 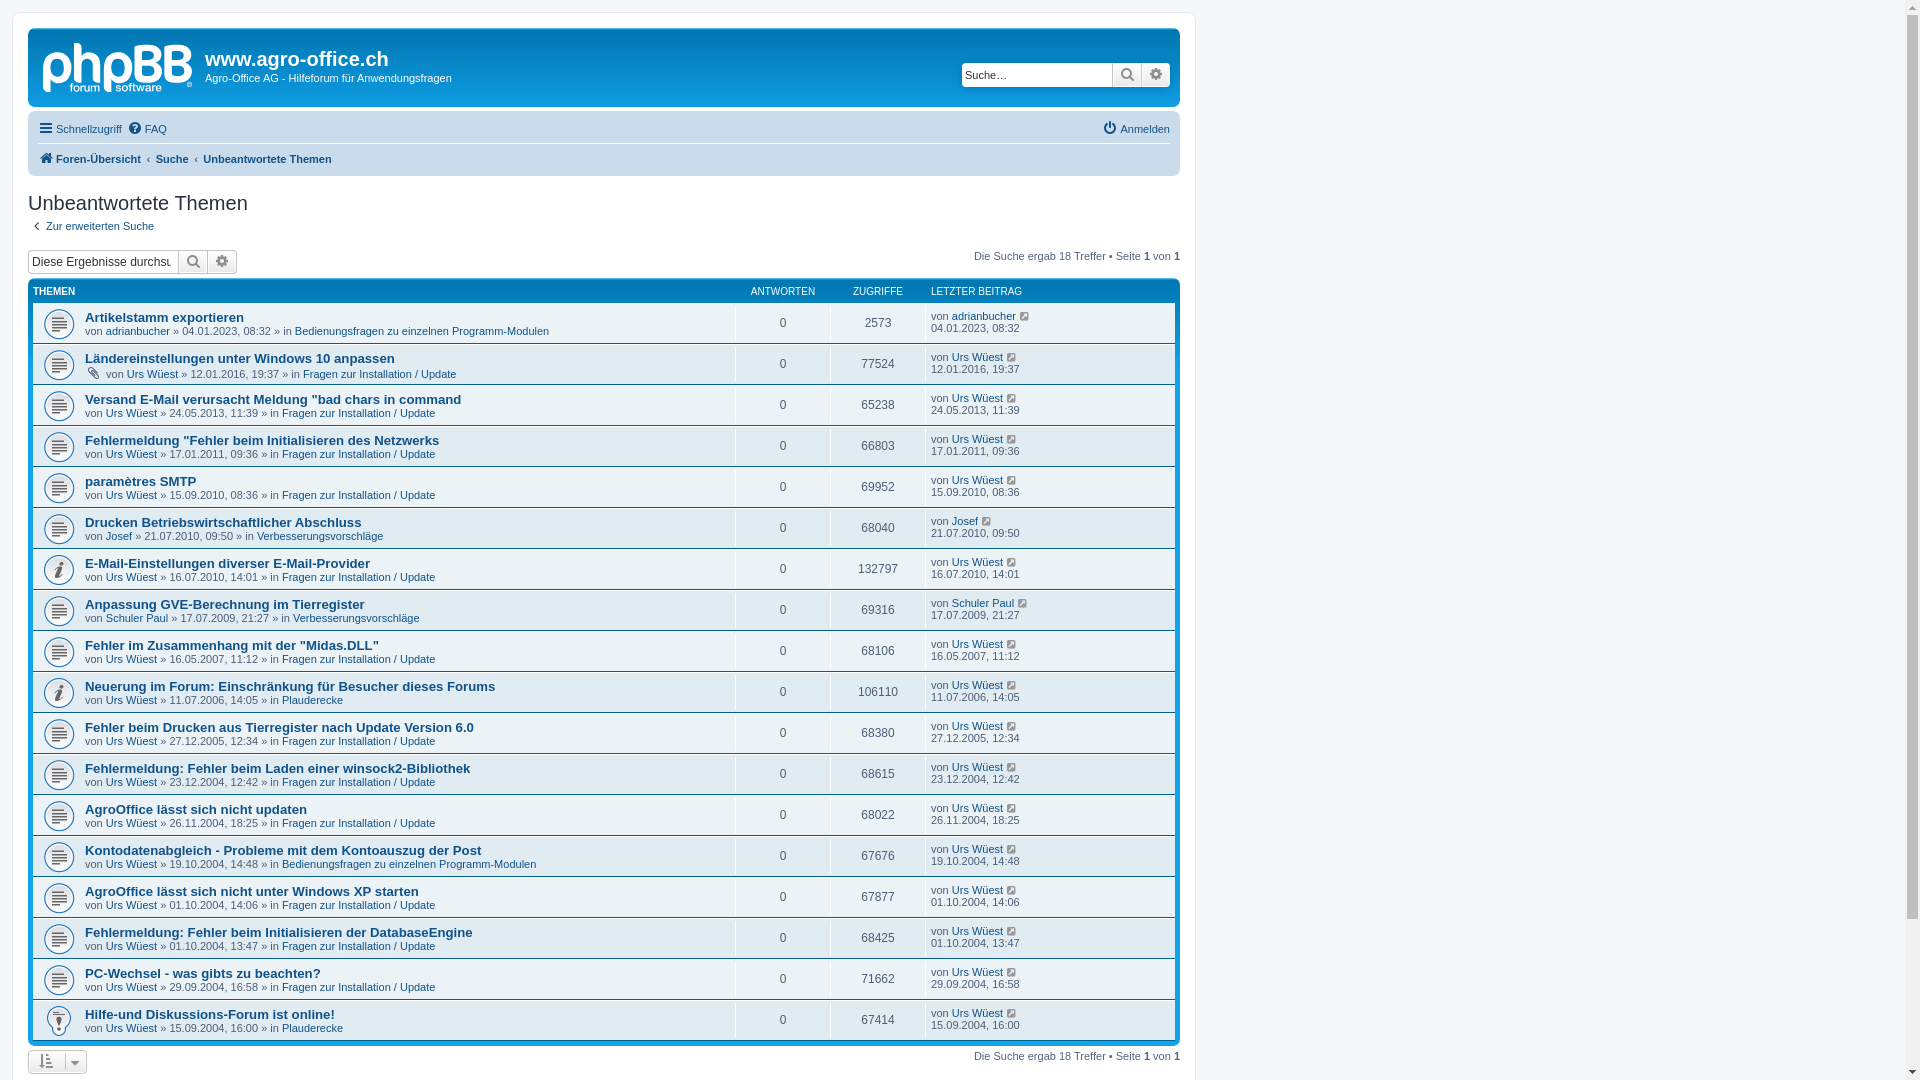 I want to click on 'Suche', so click(x=192, y=261).